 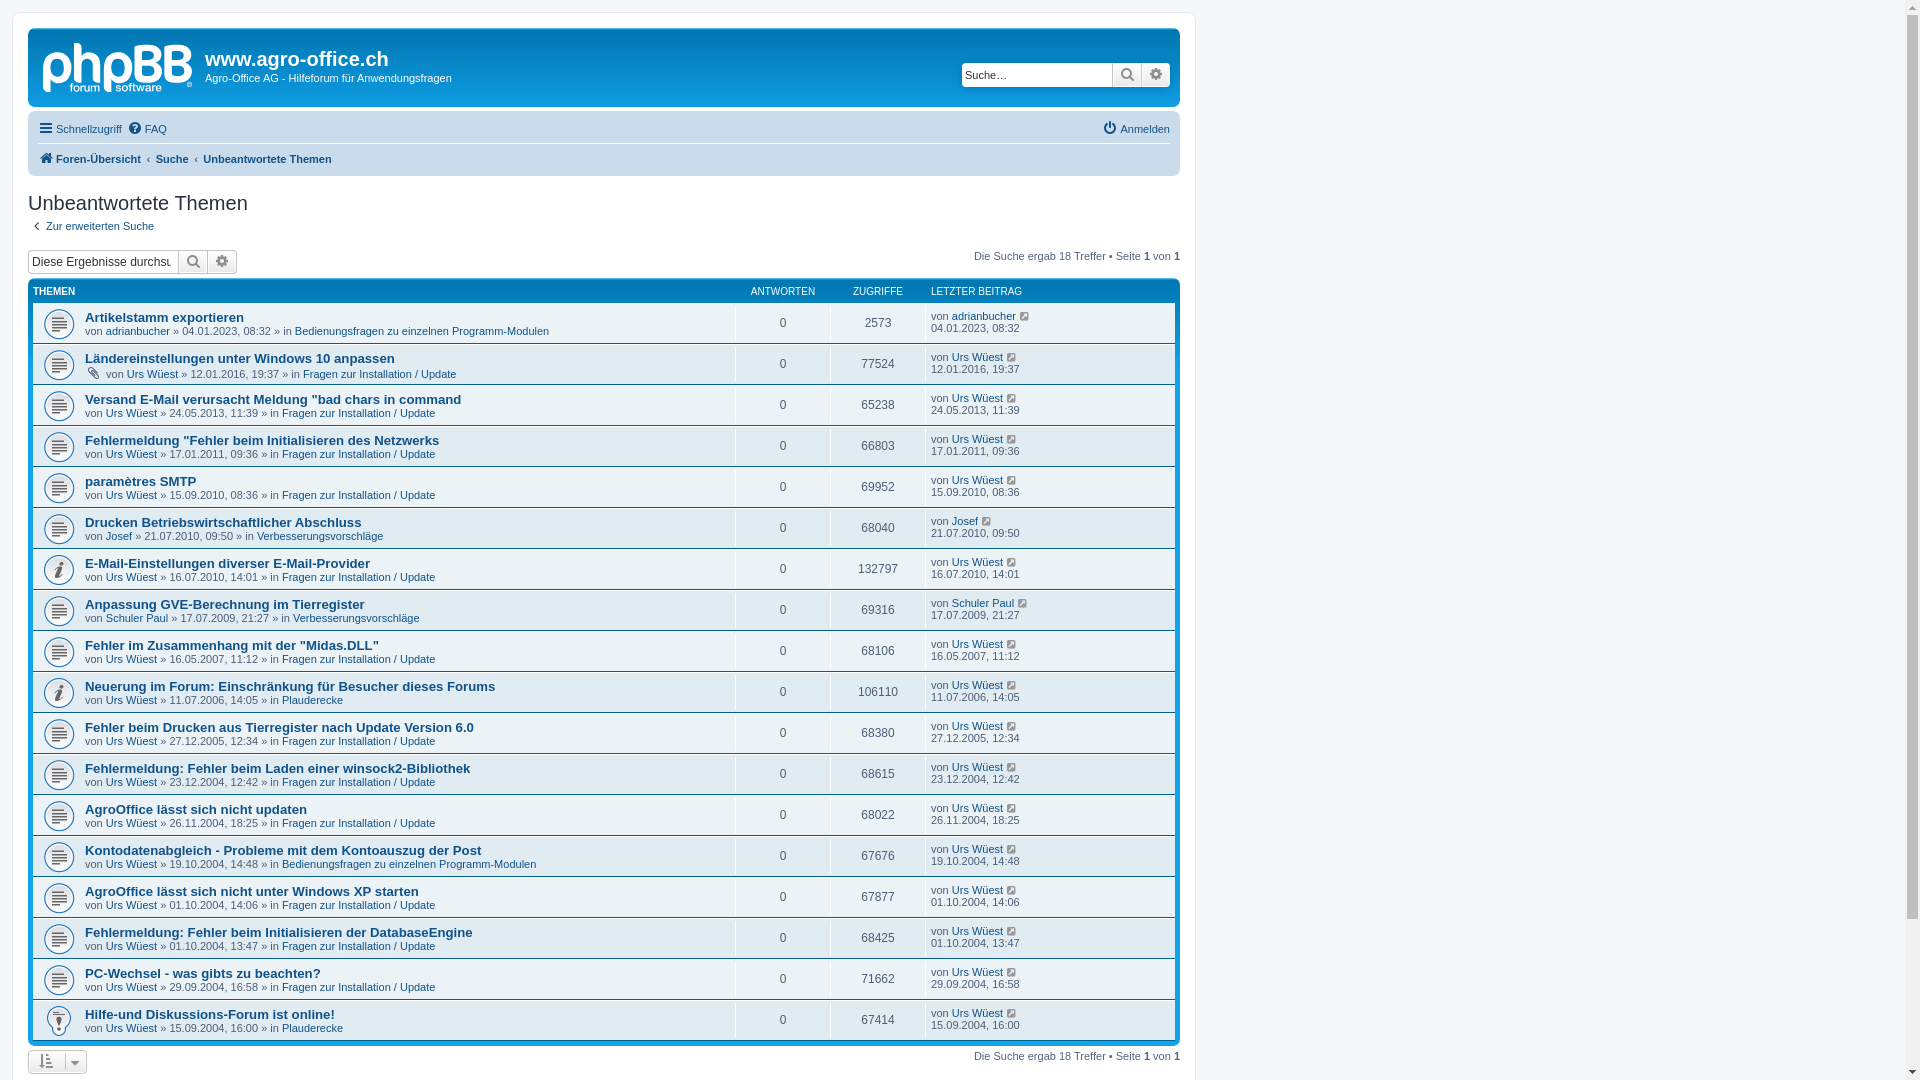 I want to click on 'Suche', so click(x=192, y=261).